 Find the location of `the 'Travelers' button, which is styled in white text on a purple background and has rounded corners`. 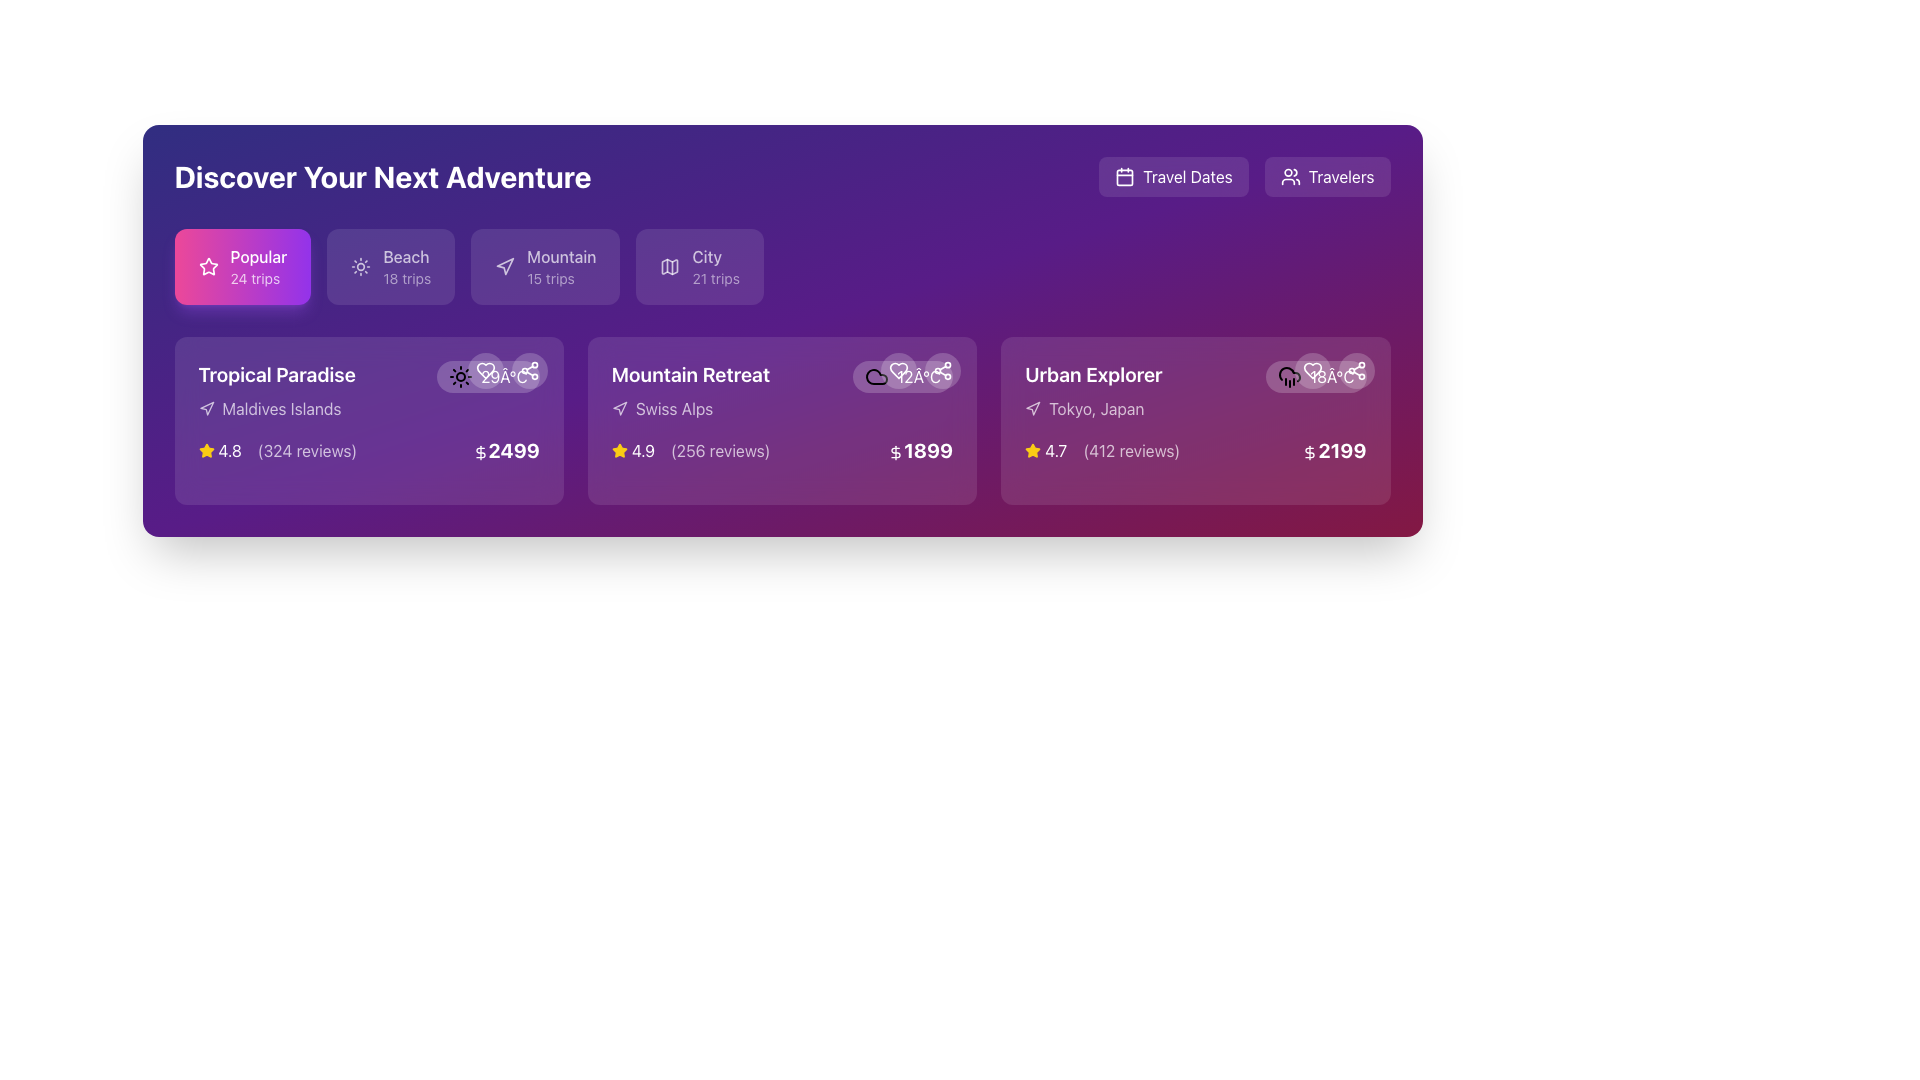

the 'Travelers' button, which is styled in white text on a purple background and has rounded corners is located at coordinates (1341, 176).